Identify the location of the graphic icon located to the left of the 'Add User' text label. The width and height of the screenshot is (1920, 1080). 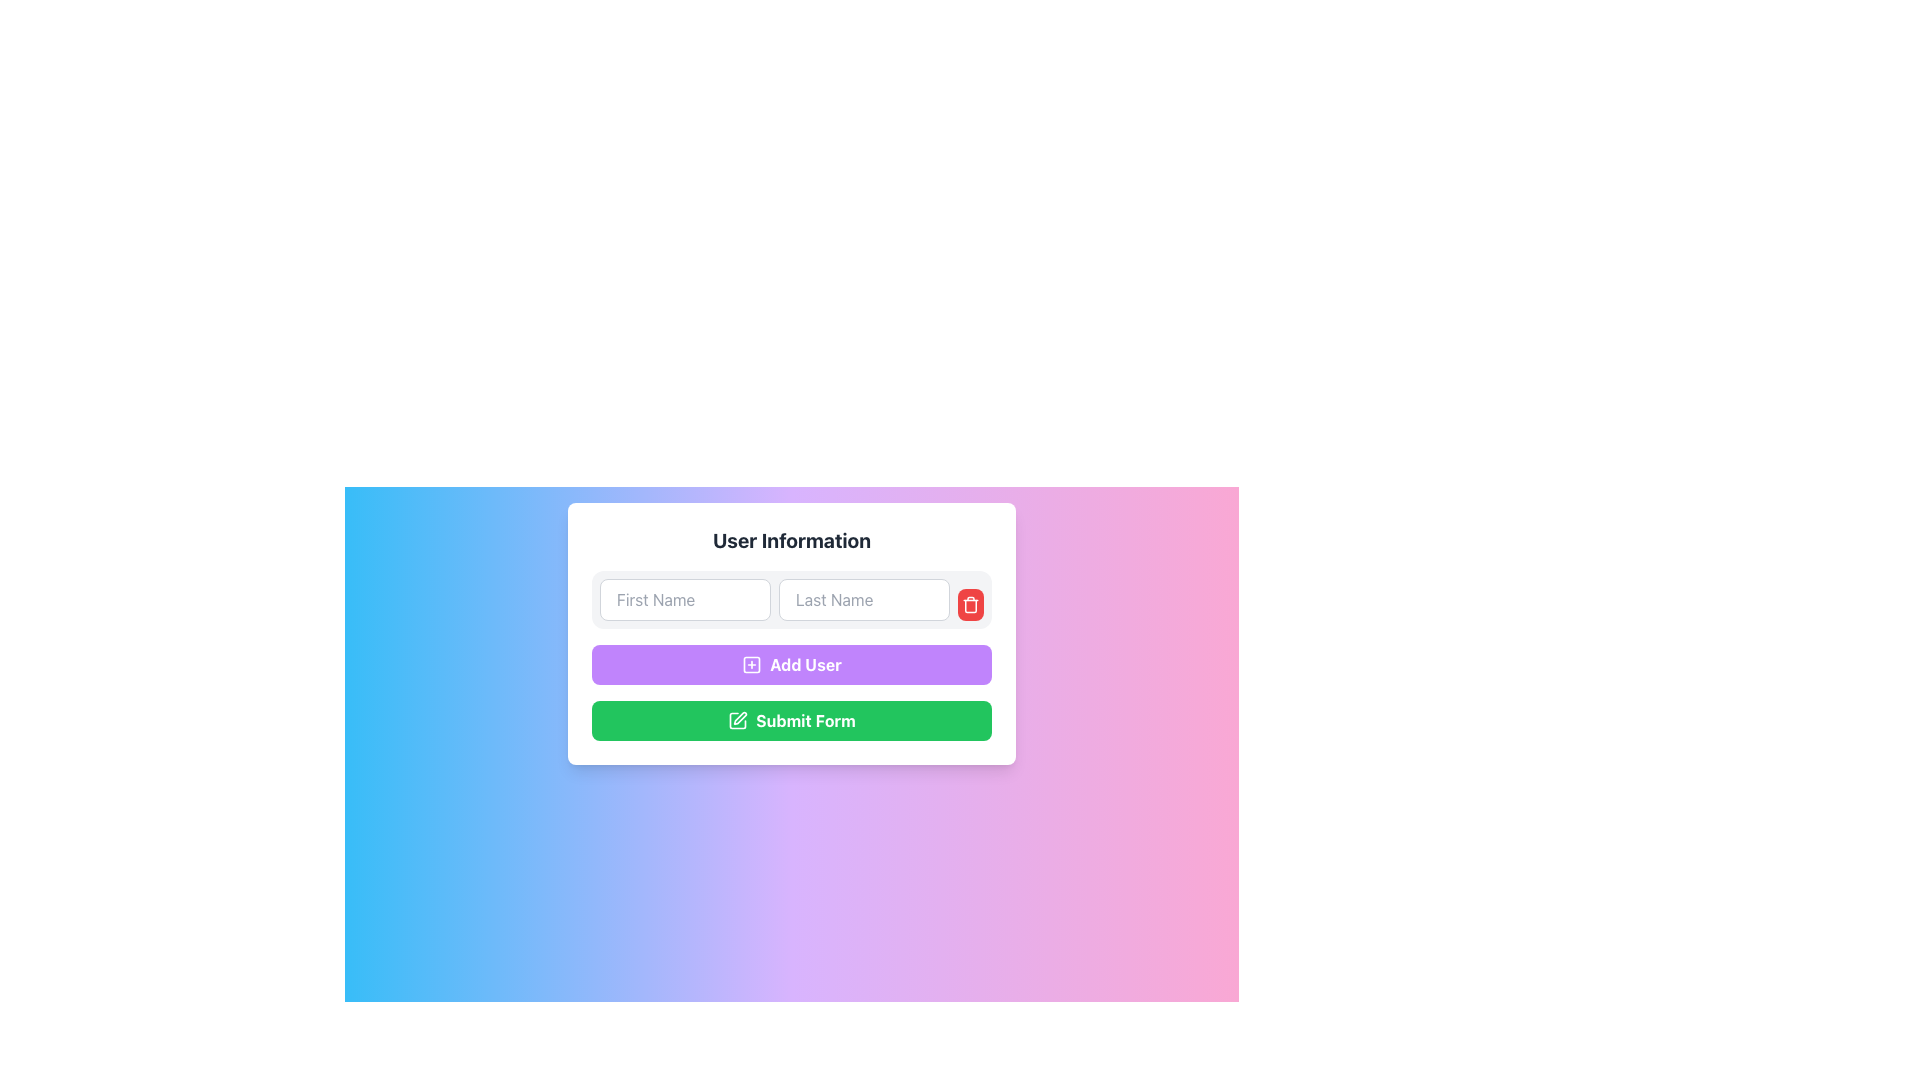
(751, 664).